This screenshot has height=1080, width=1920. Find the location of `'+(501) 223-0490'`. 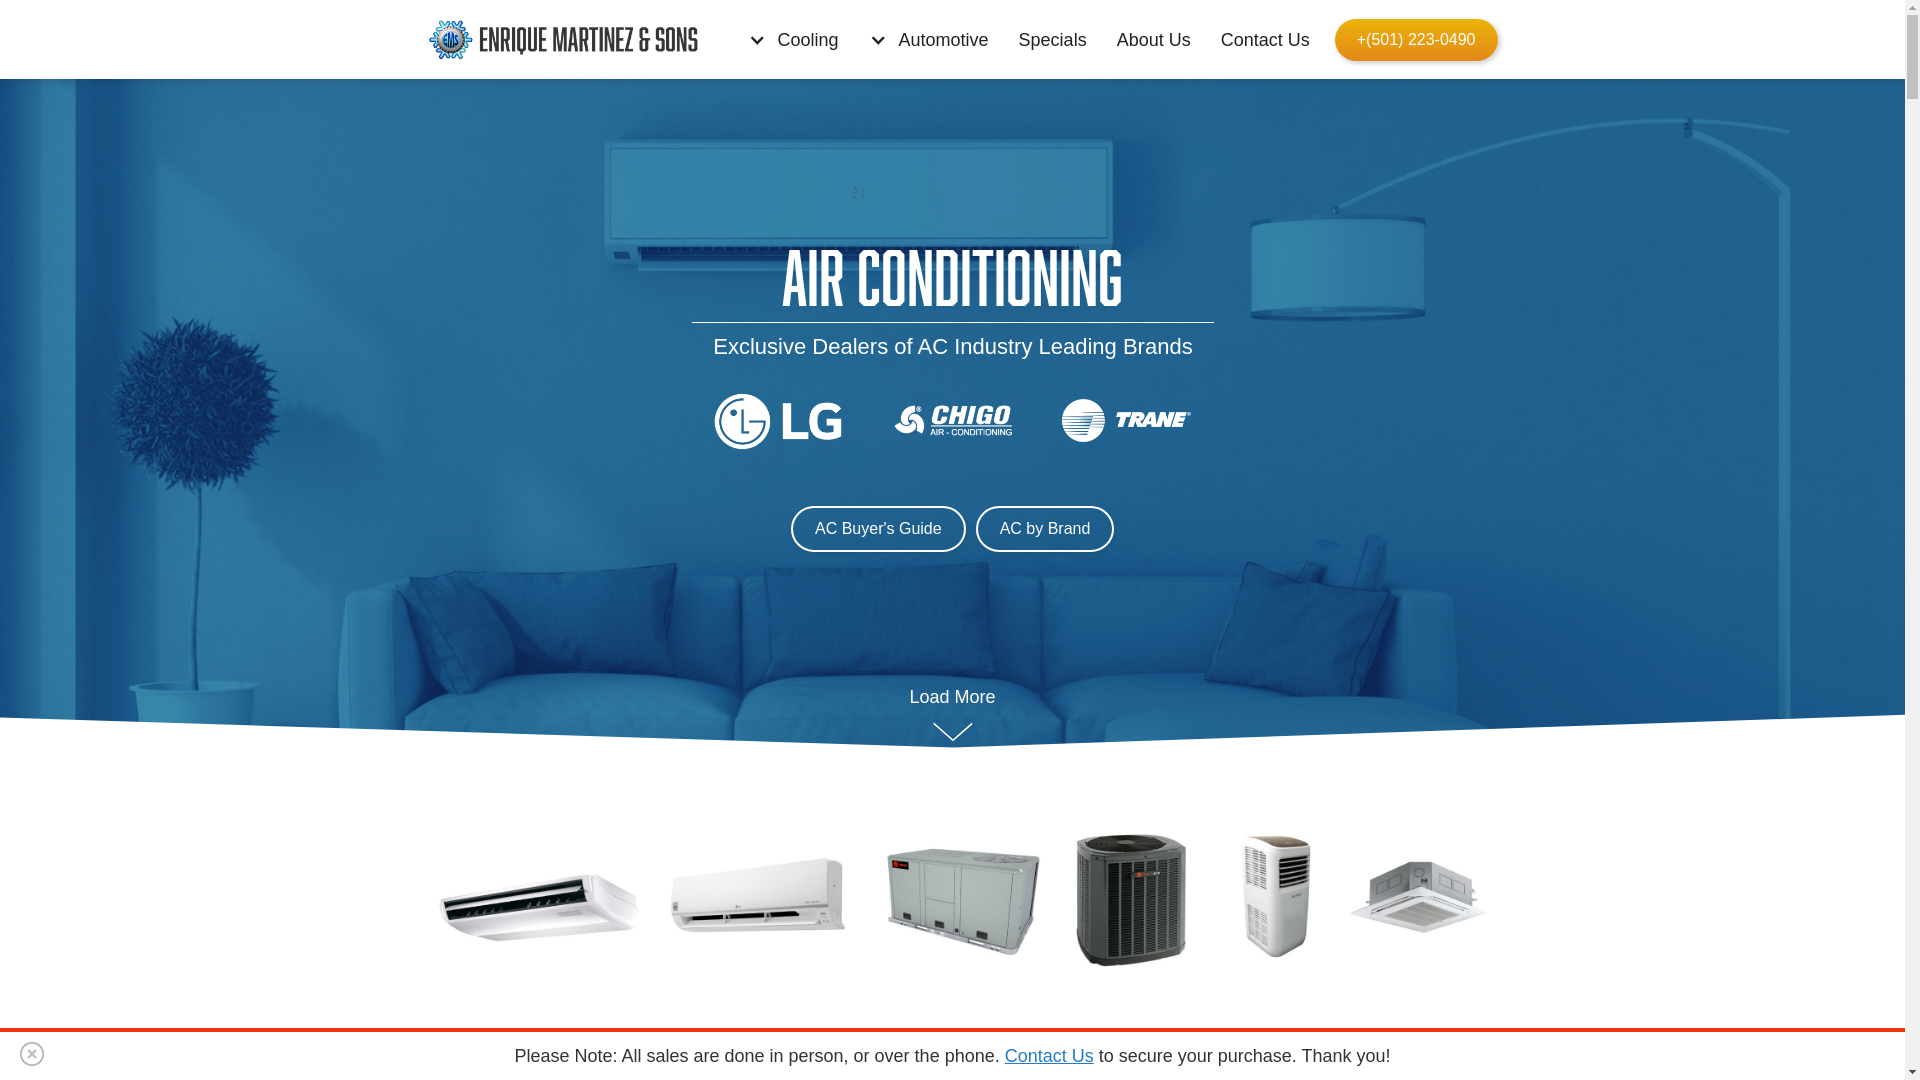

'+(501) 223-0490' is located at coordinates (1415, 39).